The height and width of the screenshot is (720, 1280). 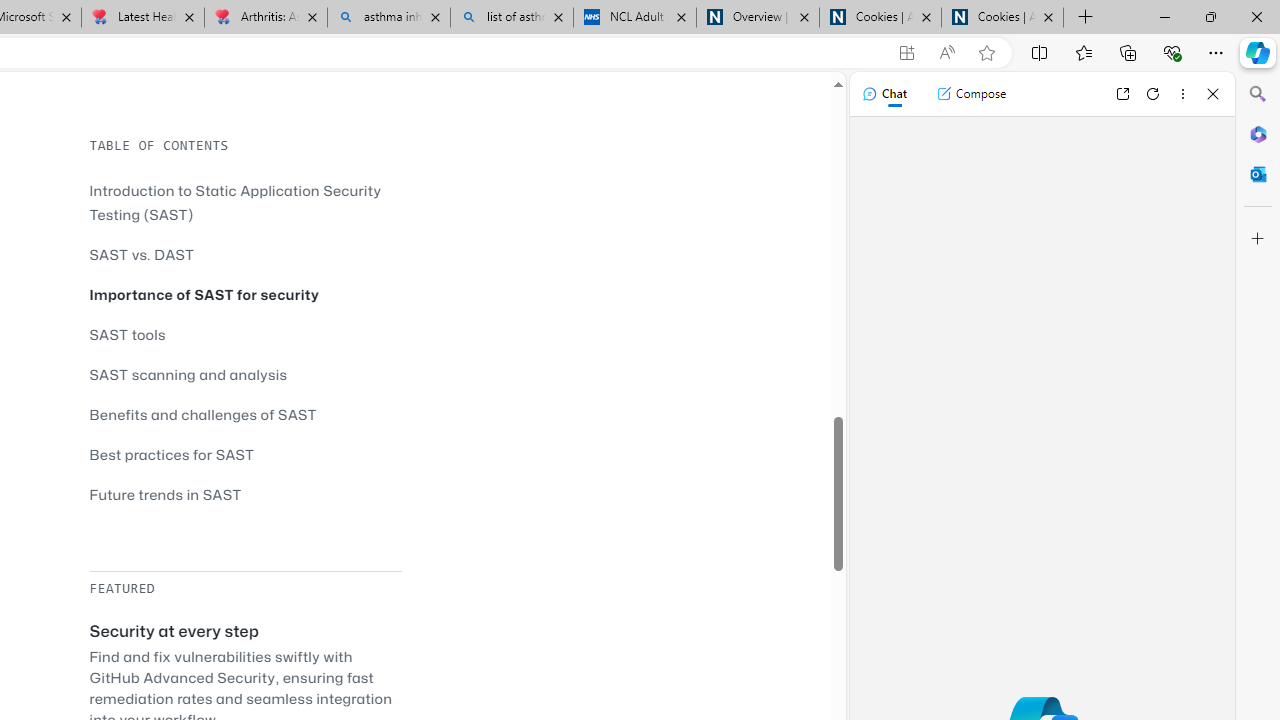 What do you see at coordinates (883, 93) in the screenshot?
I see `'Chat'` at bounding box center [883, 93].